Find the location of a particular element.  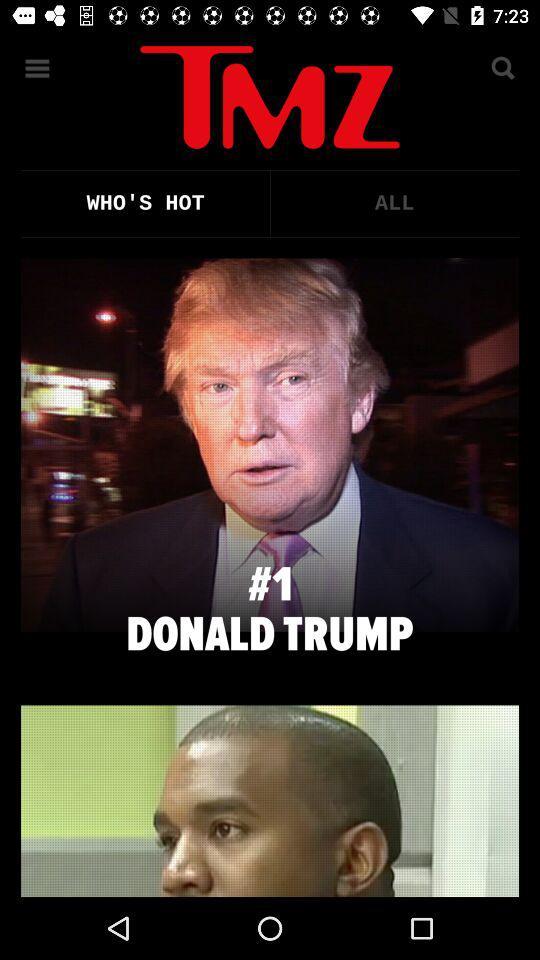

the menu icon is located at coordinates (37, 68).